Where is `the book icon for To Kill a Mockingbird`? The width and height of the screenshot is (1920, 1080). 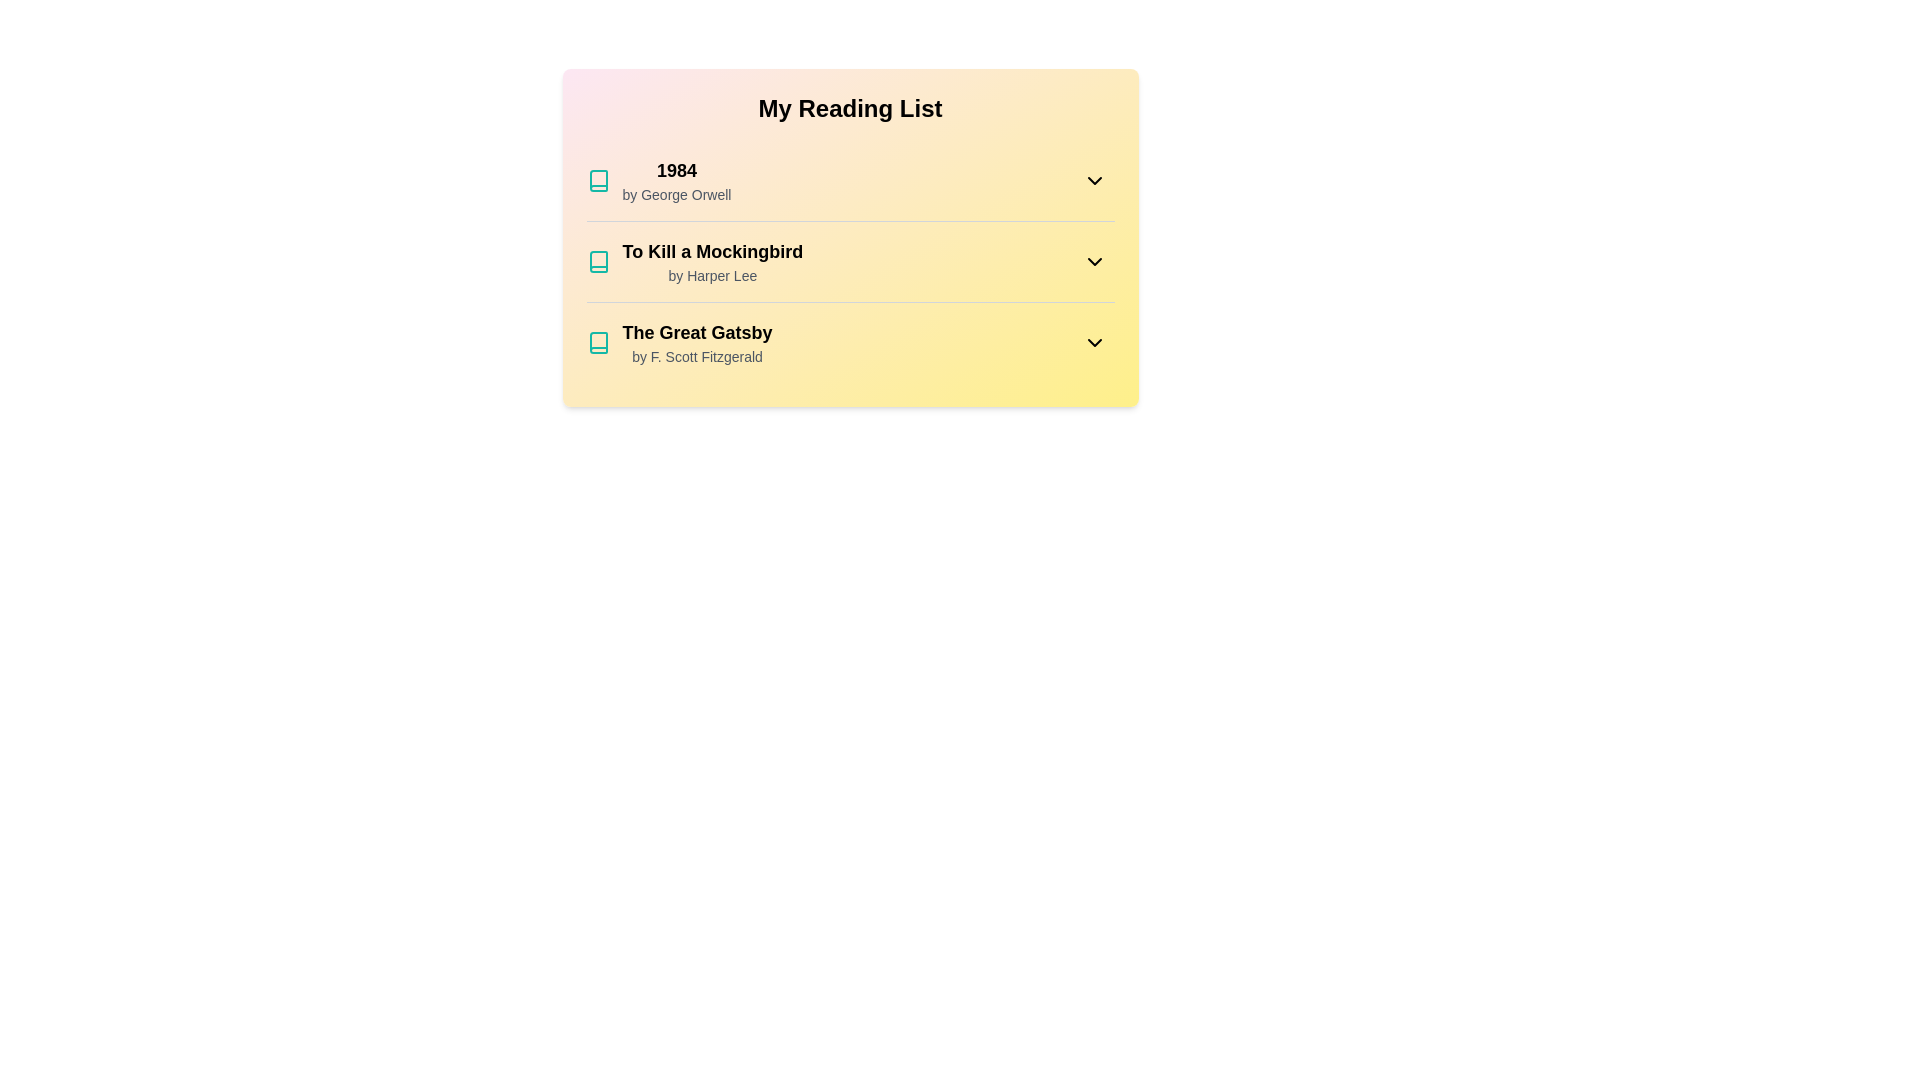 the book icon for To Kill a Mockingbird is located at coordinates (597, 261).